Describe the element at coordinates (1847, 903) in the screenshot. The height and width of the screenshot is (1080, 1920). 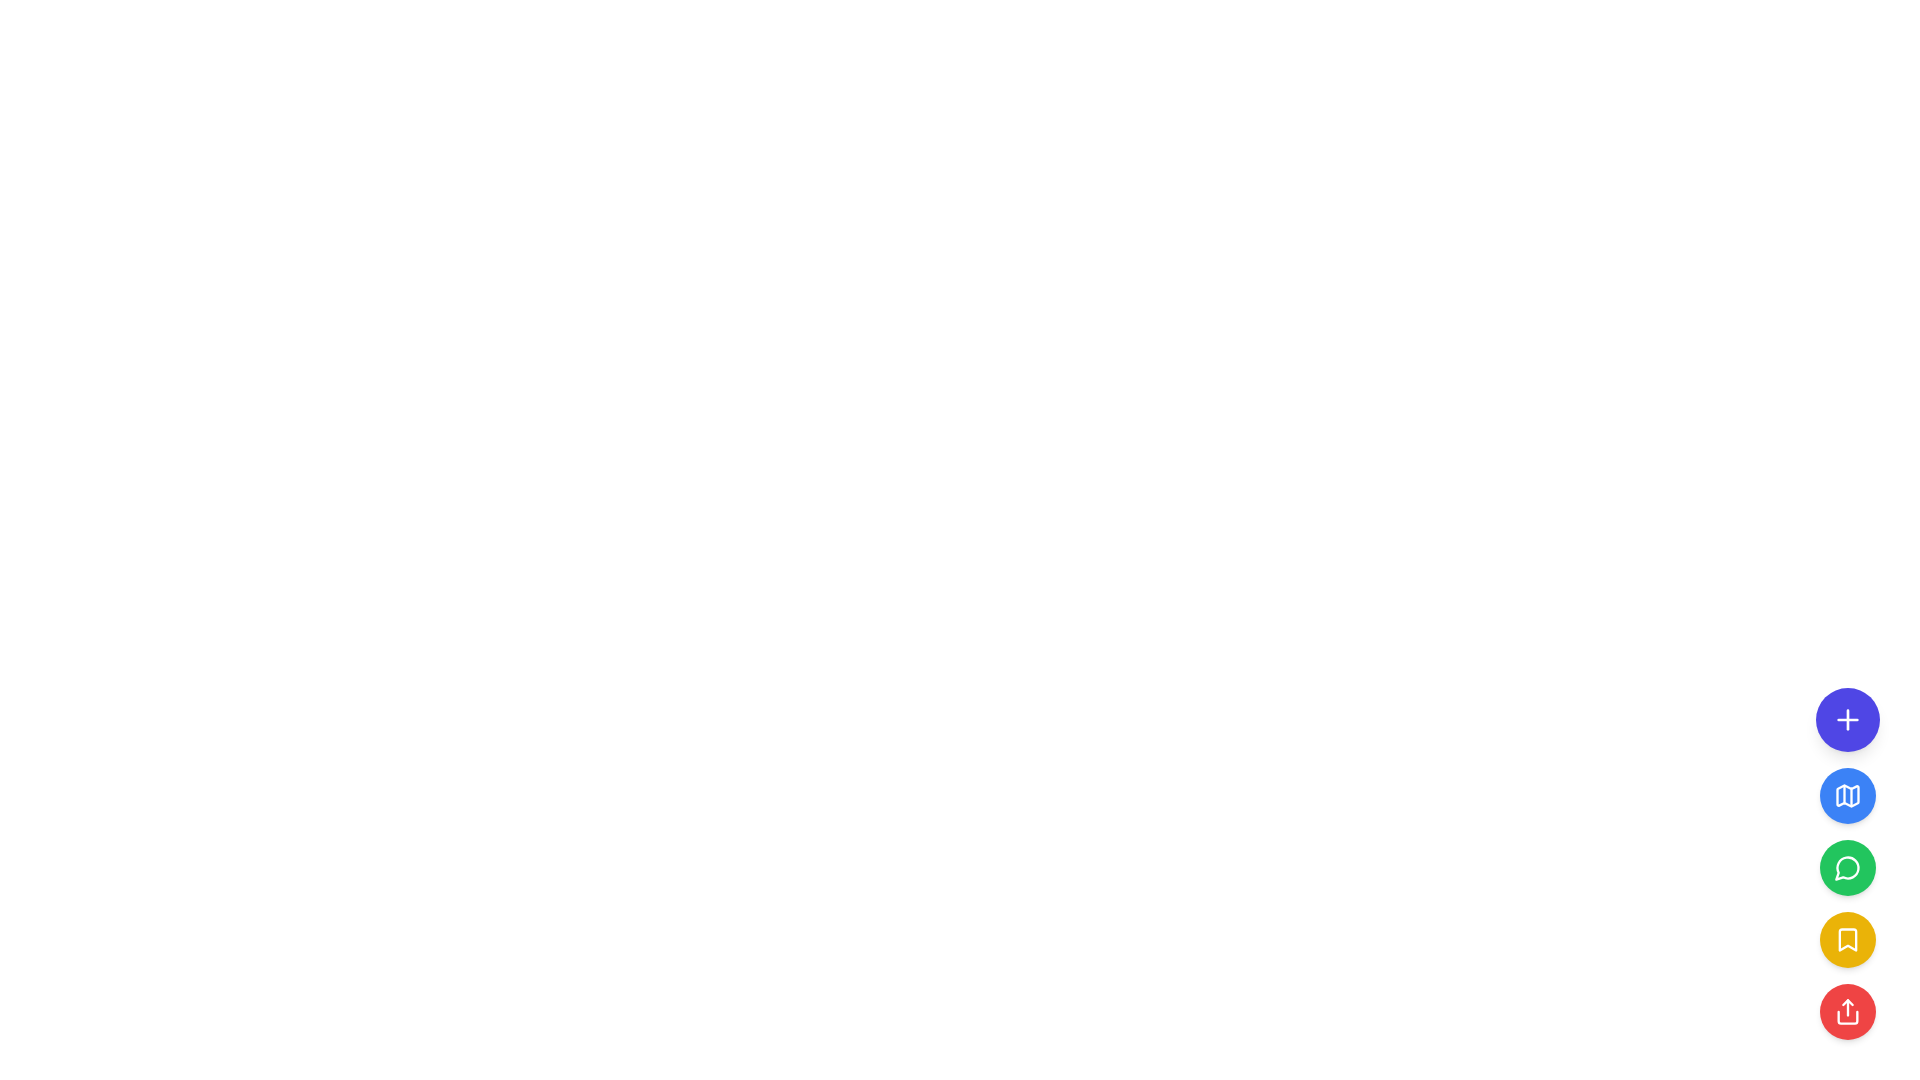
I see `the bookmark button, which is the third round button in a vertical stack located at the bottom-right corner of the interface, positioned below the green 'Messages' button and above the red 'Share' button` at that location.